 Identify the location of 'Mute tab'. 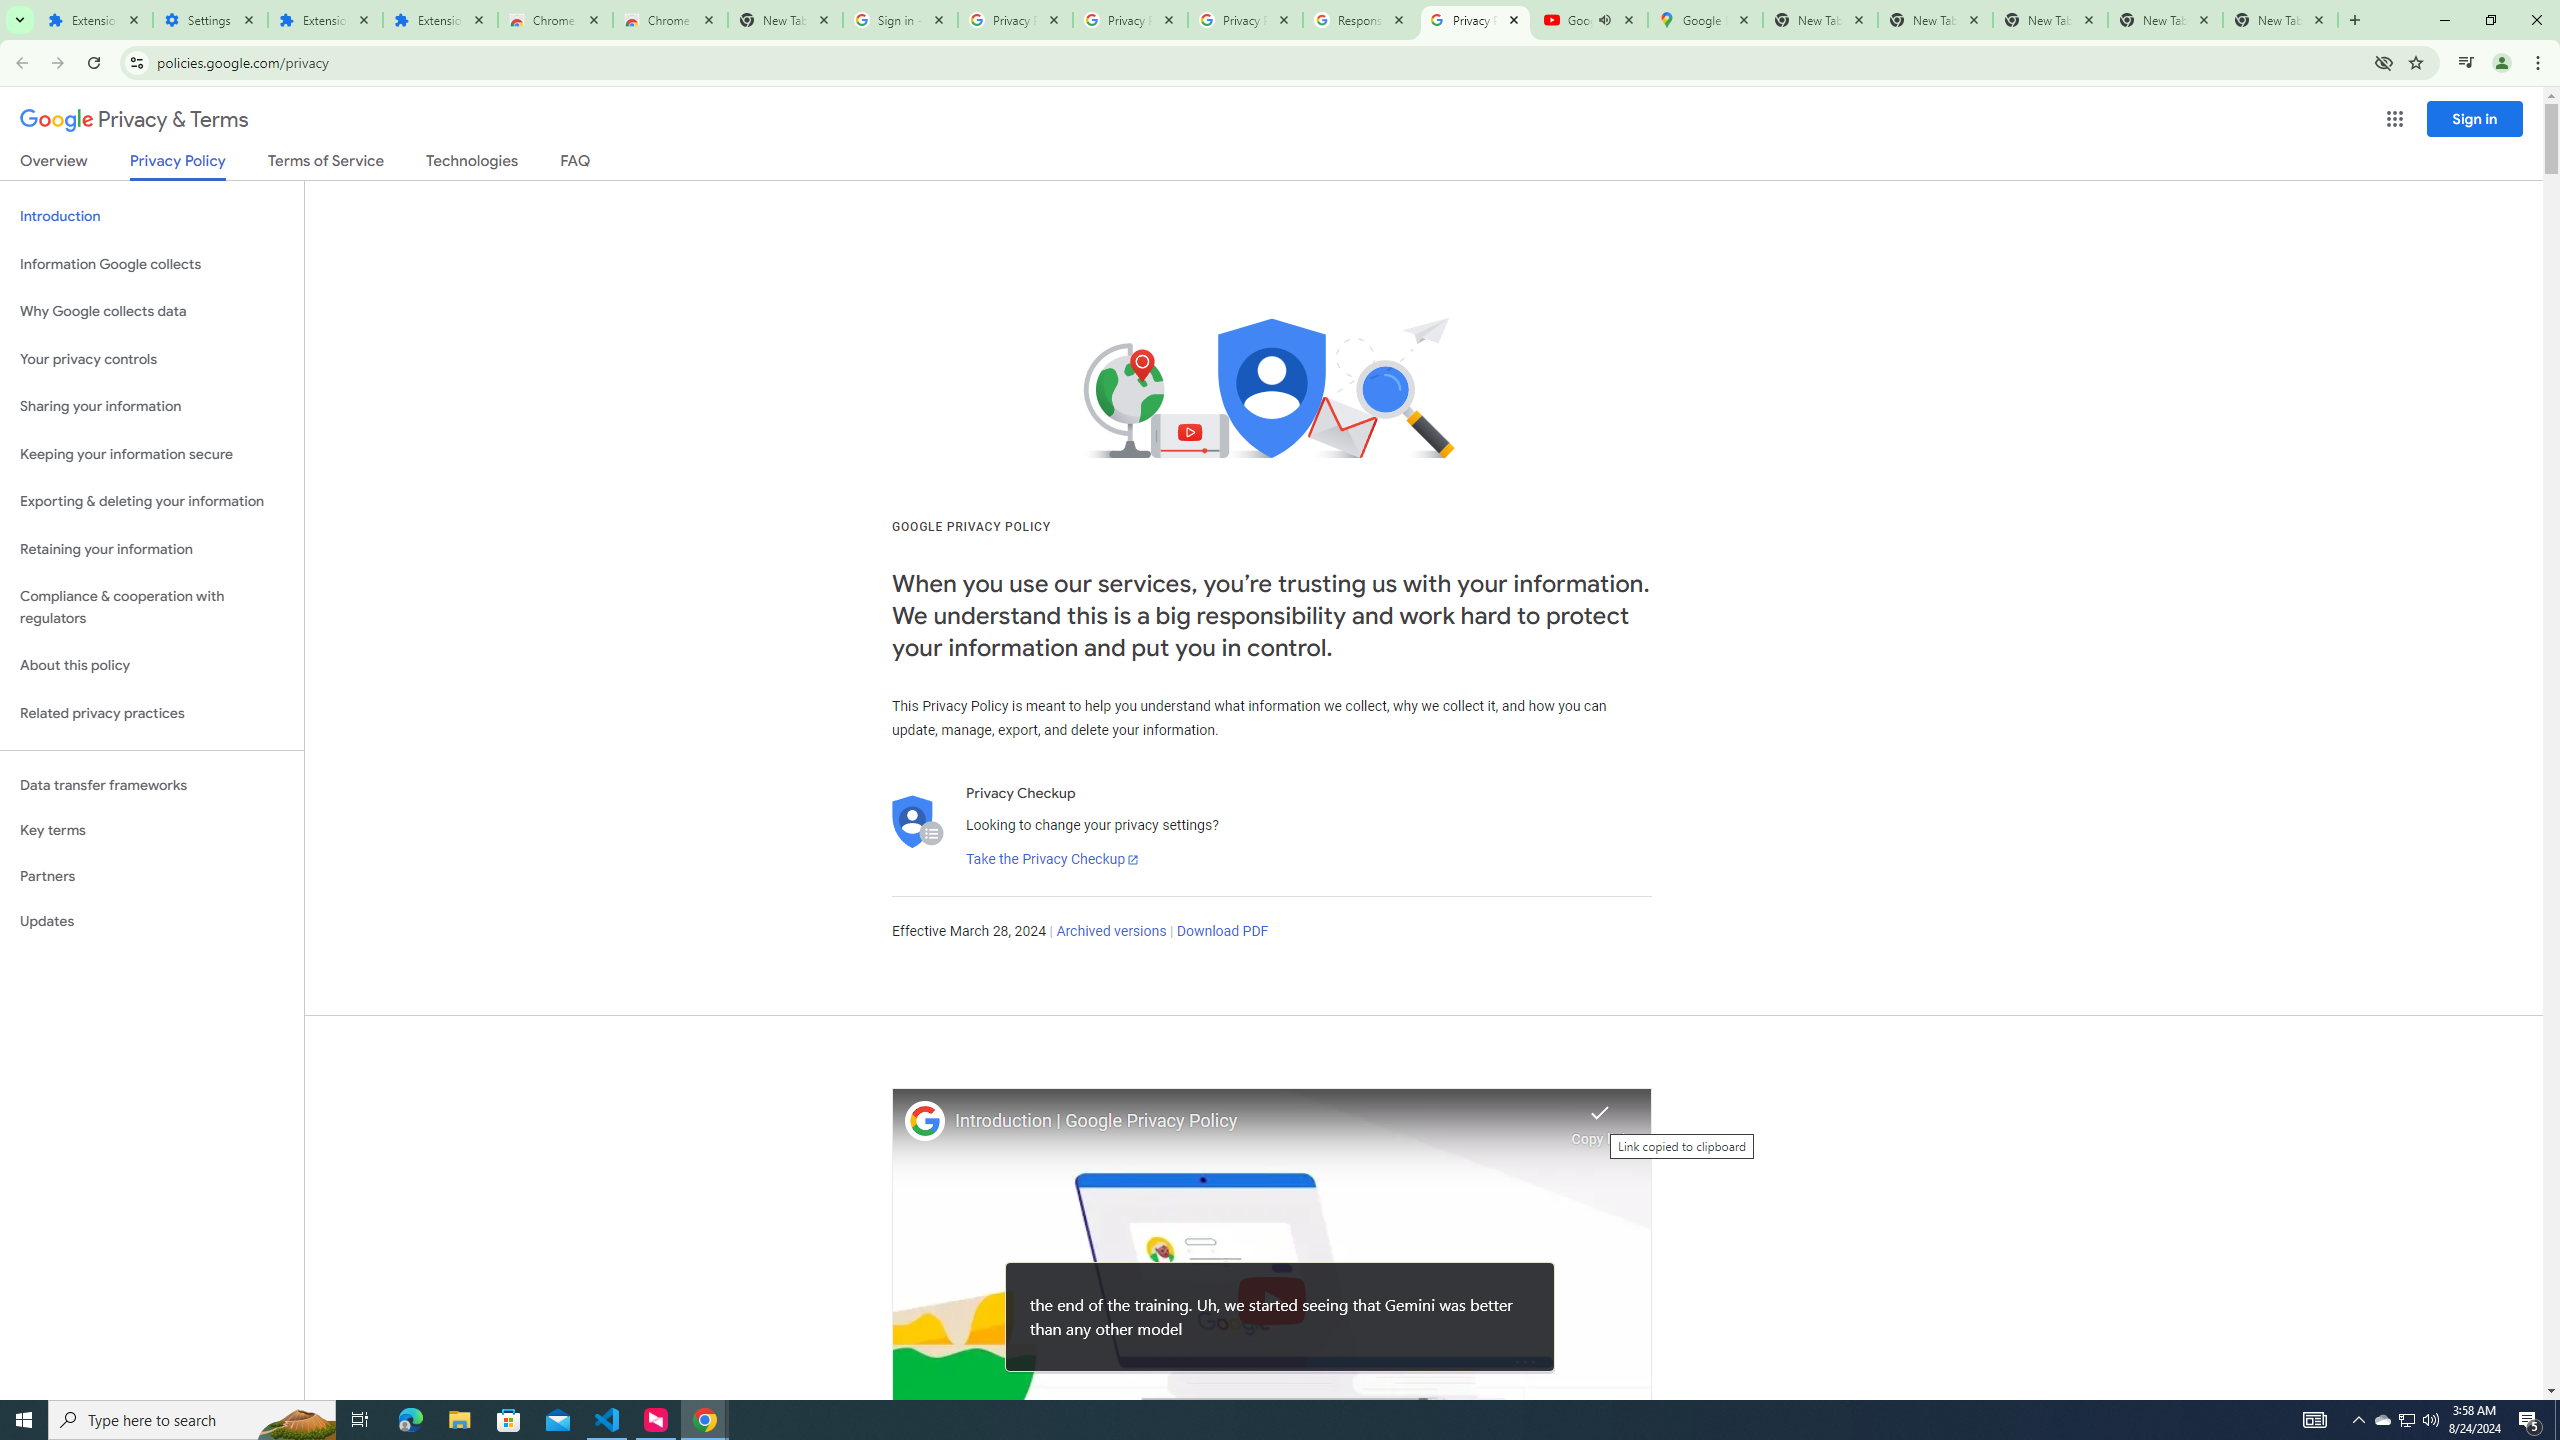
(1605, 19).